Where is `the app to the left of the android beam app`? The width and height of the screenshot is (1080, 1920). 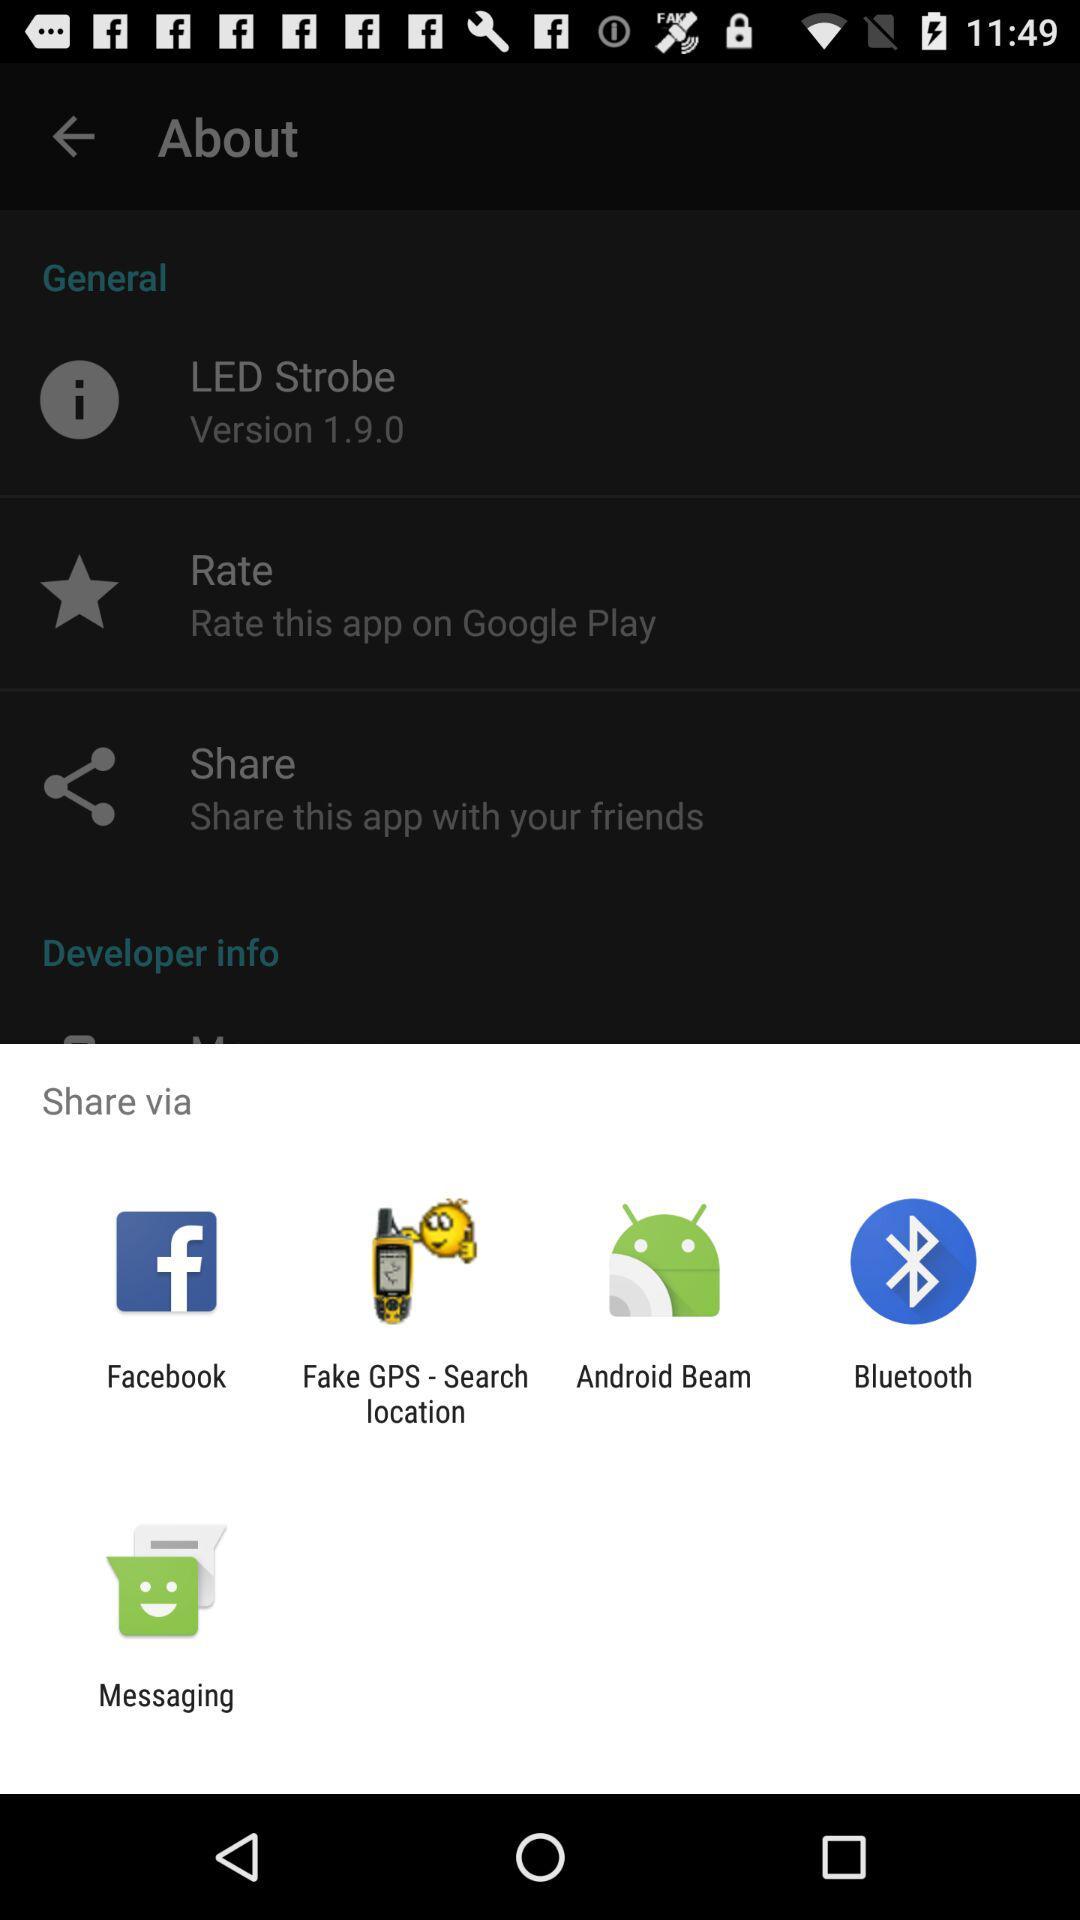 the app to the left of the android beam app is located at coordinates (414, 1392).